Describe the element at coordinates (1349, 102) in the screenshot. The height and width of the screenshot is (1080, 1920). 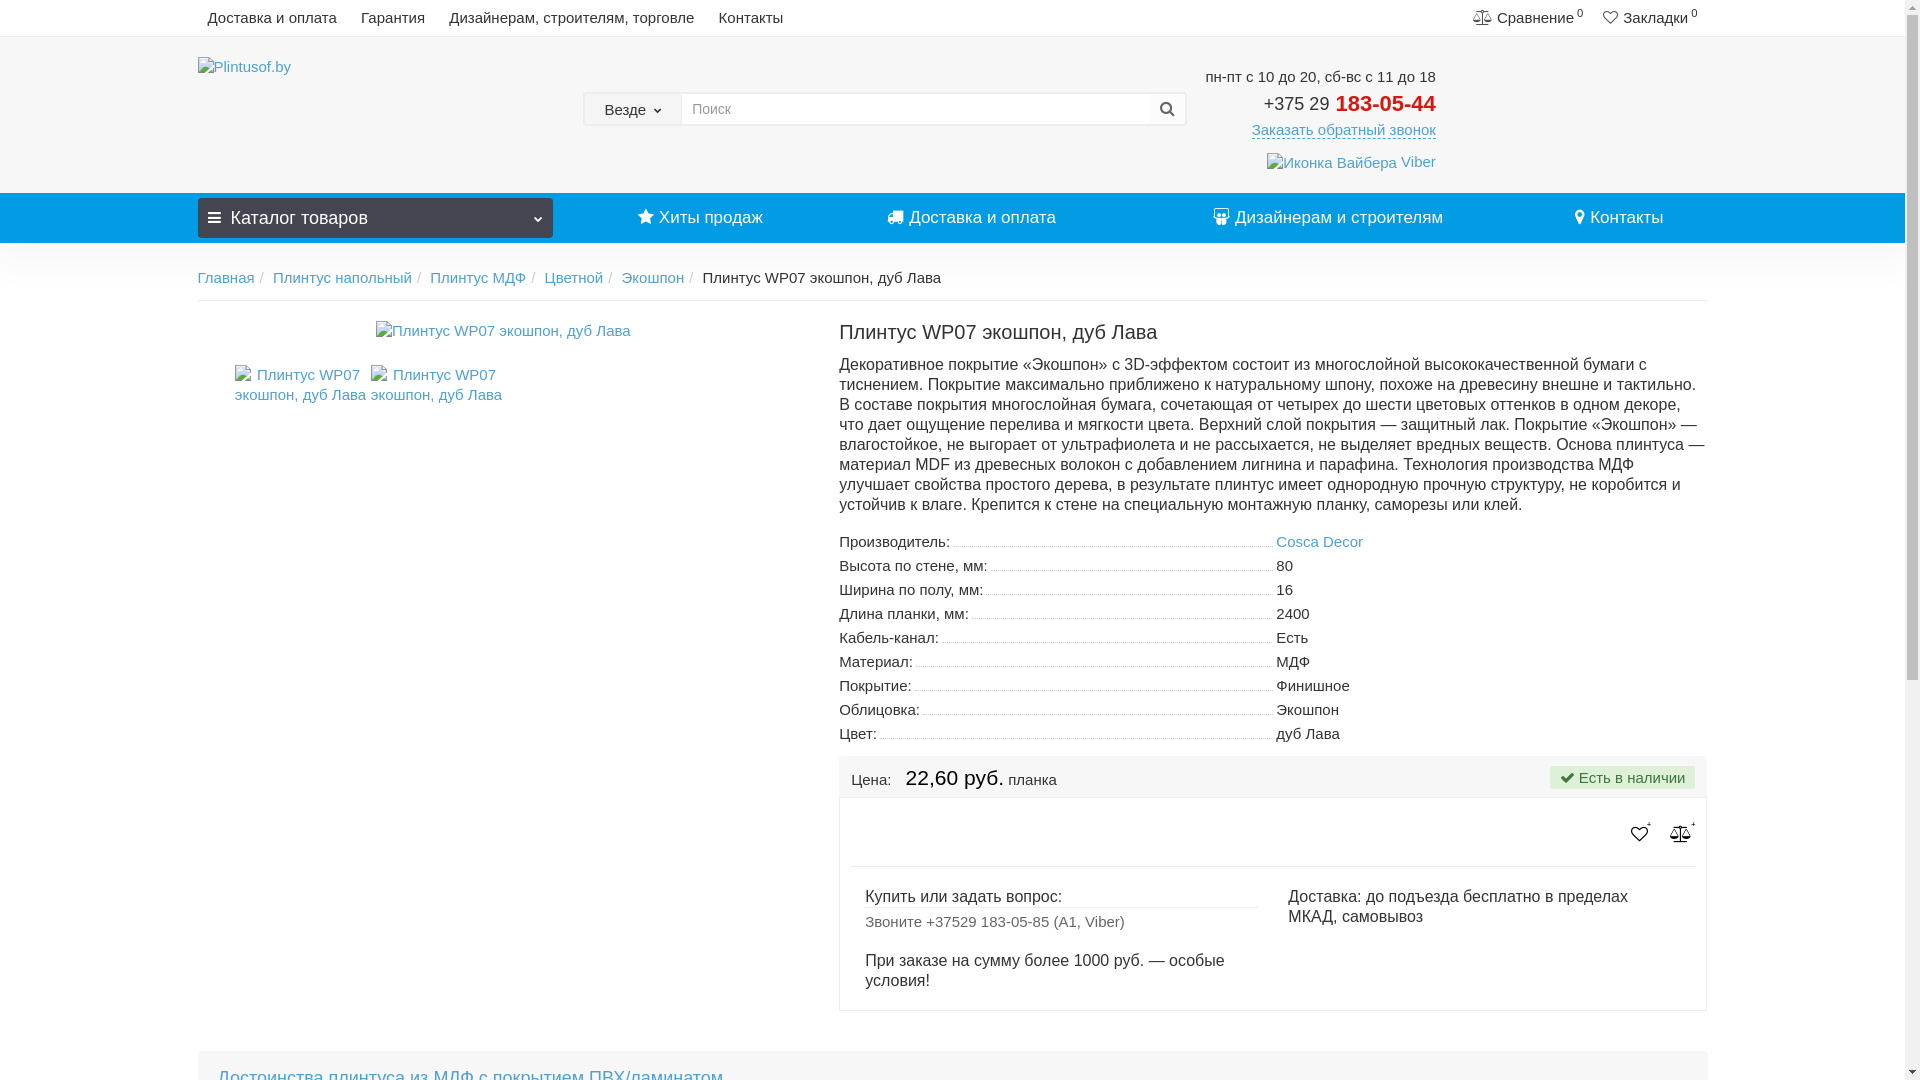
I see `'+375 29 183-05-44'` at that location.